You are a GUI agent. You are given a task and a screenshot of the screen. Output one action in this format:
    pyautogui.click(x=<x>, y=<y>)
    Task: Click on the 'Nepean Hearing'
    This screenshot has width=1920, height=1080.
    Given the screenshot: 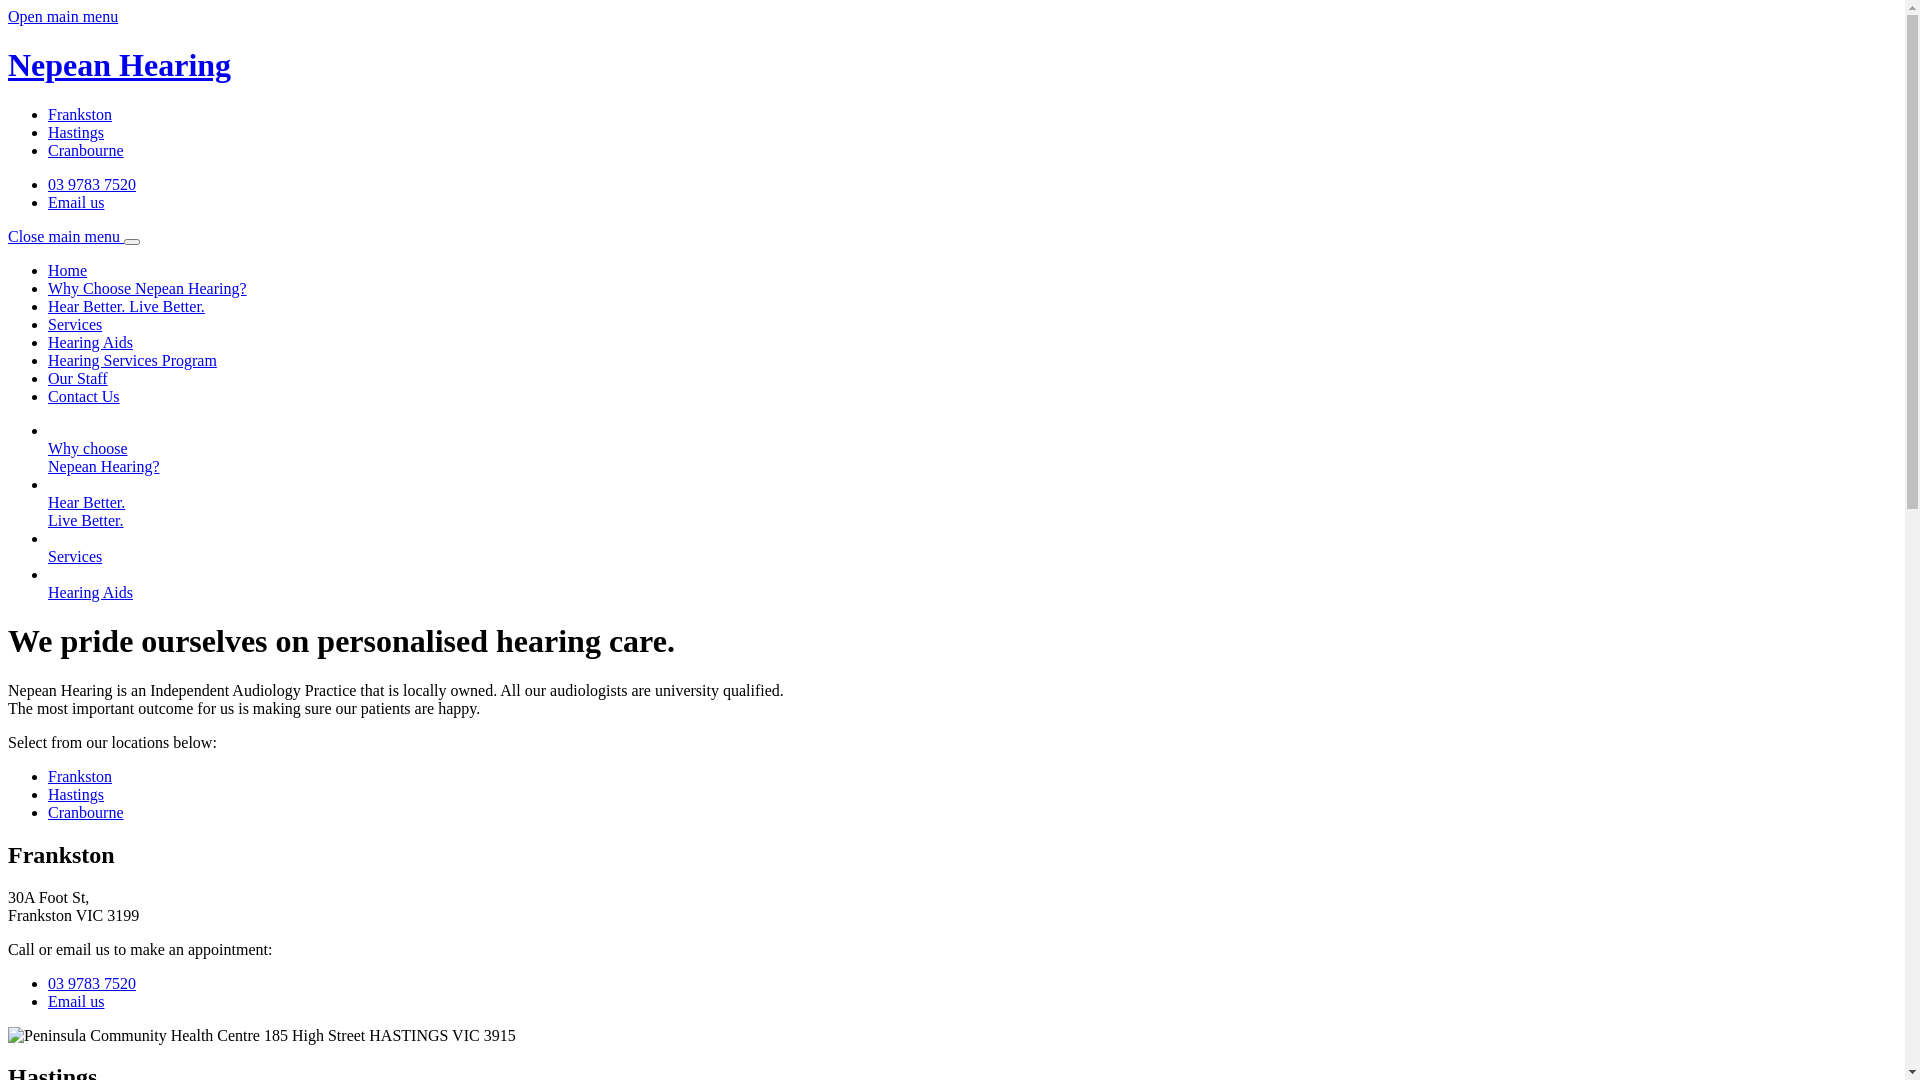 What is the action you would take?
    pyautogui.click(x=8, y=83)
    